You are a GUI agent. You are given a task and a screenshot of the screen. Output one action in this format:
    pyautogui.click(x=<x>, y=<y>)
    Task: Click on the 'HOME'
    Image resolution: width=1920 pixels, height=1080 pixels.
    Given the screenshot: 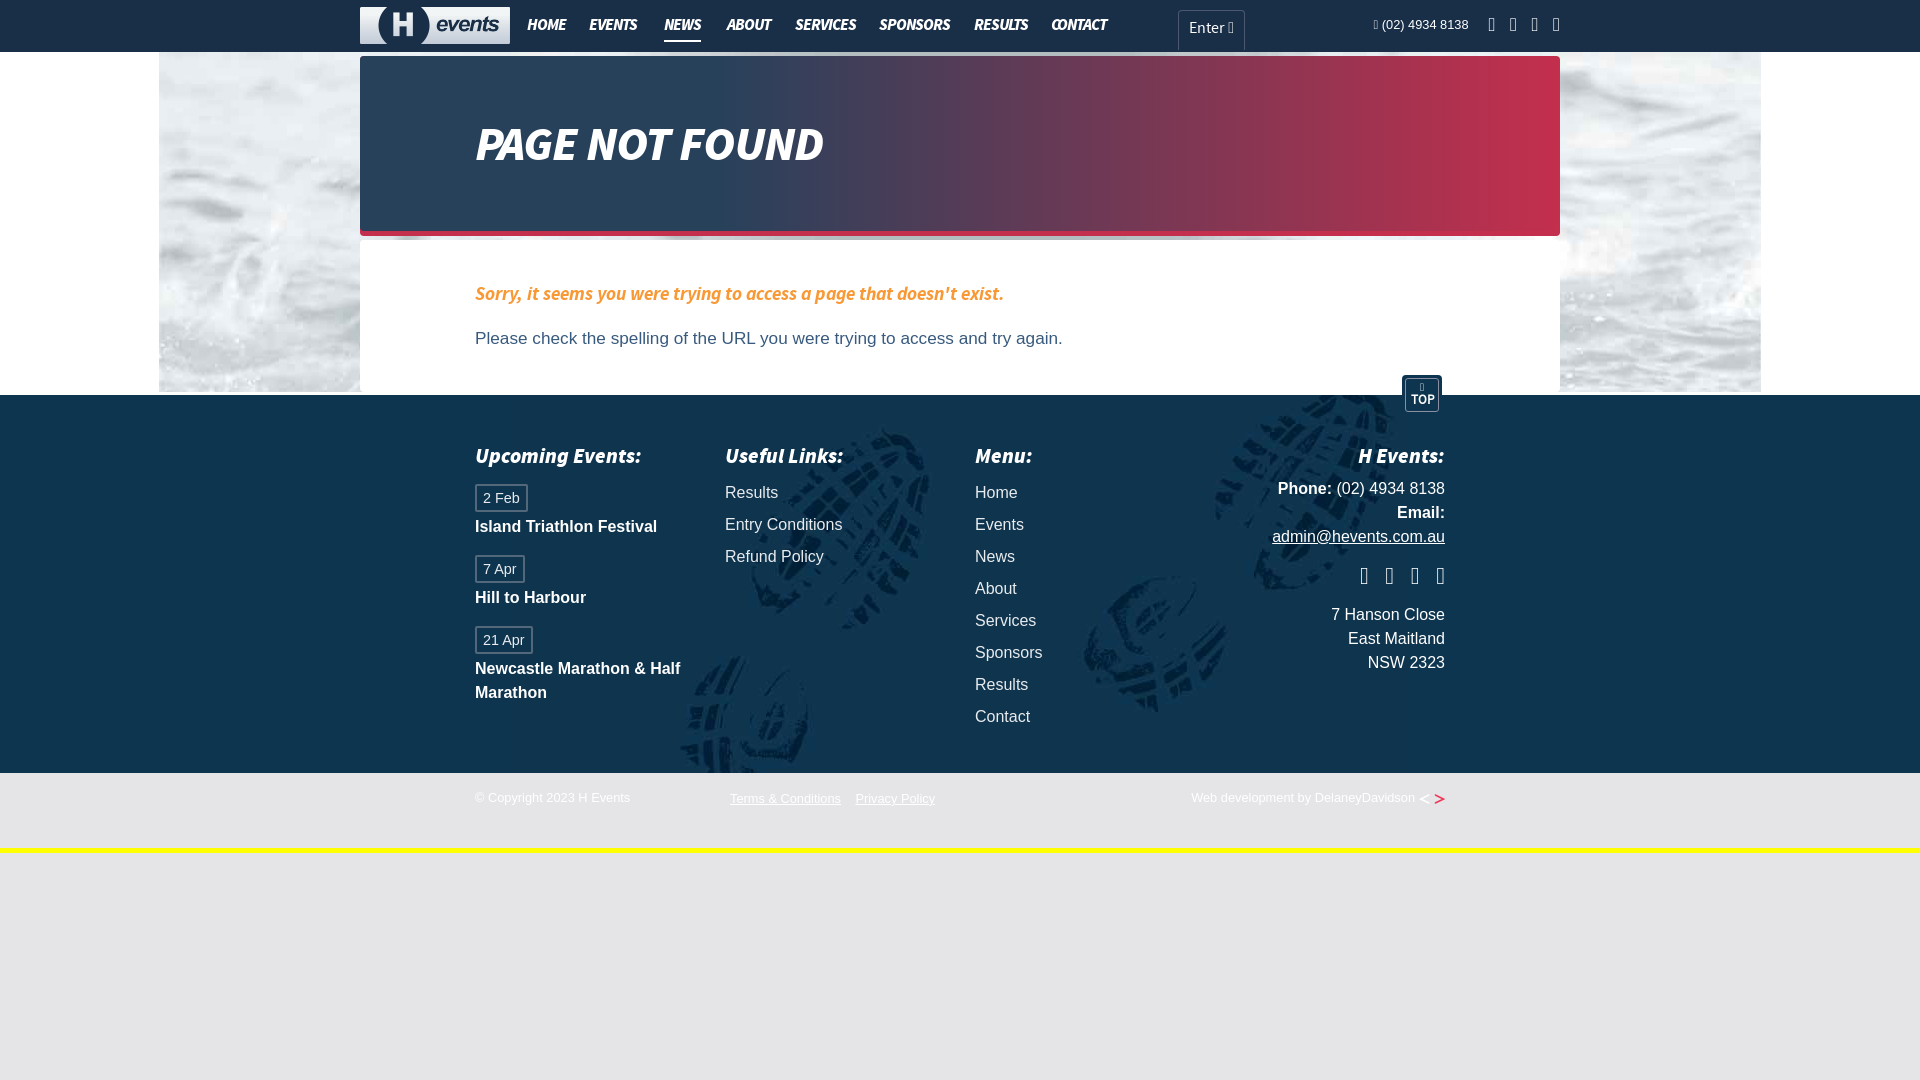 What is the action you would take?
    pyautogui.click(x=546, y=24)
    